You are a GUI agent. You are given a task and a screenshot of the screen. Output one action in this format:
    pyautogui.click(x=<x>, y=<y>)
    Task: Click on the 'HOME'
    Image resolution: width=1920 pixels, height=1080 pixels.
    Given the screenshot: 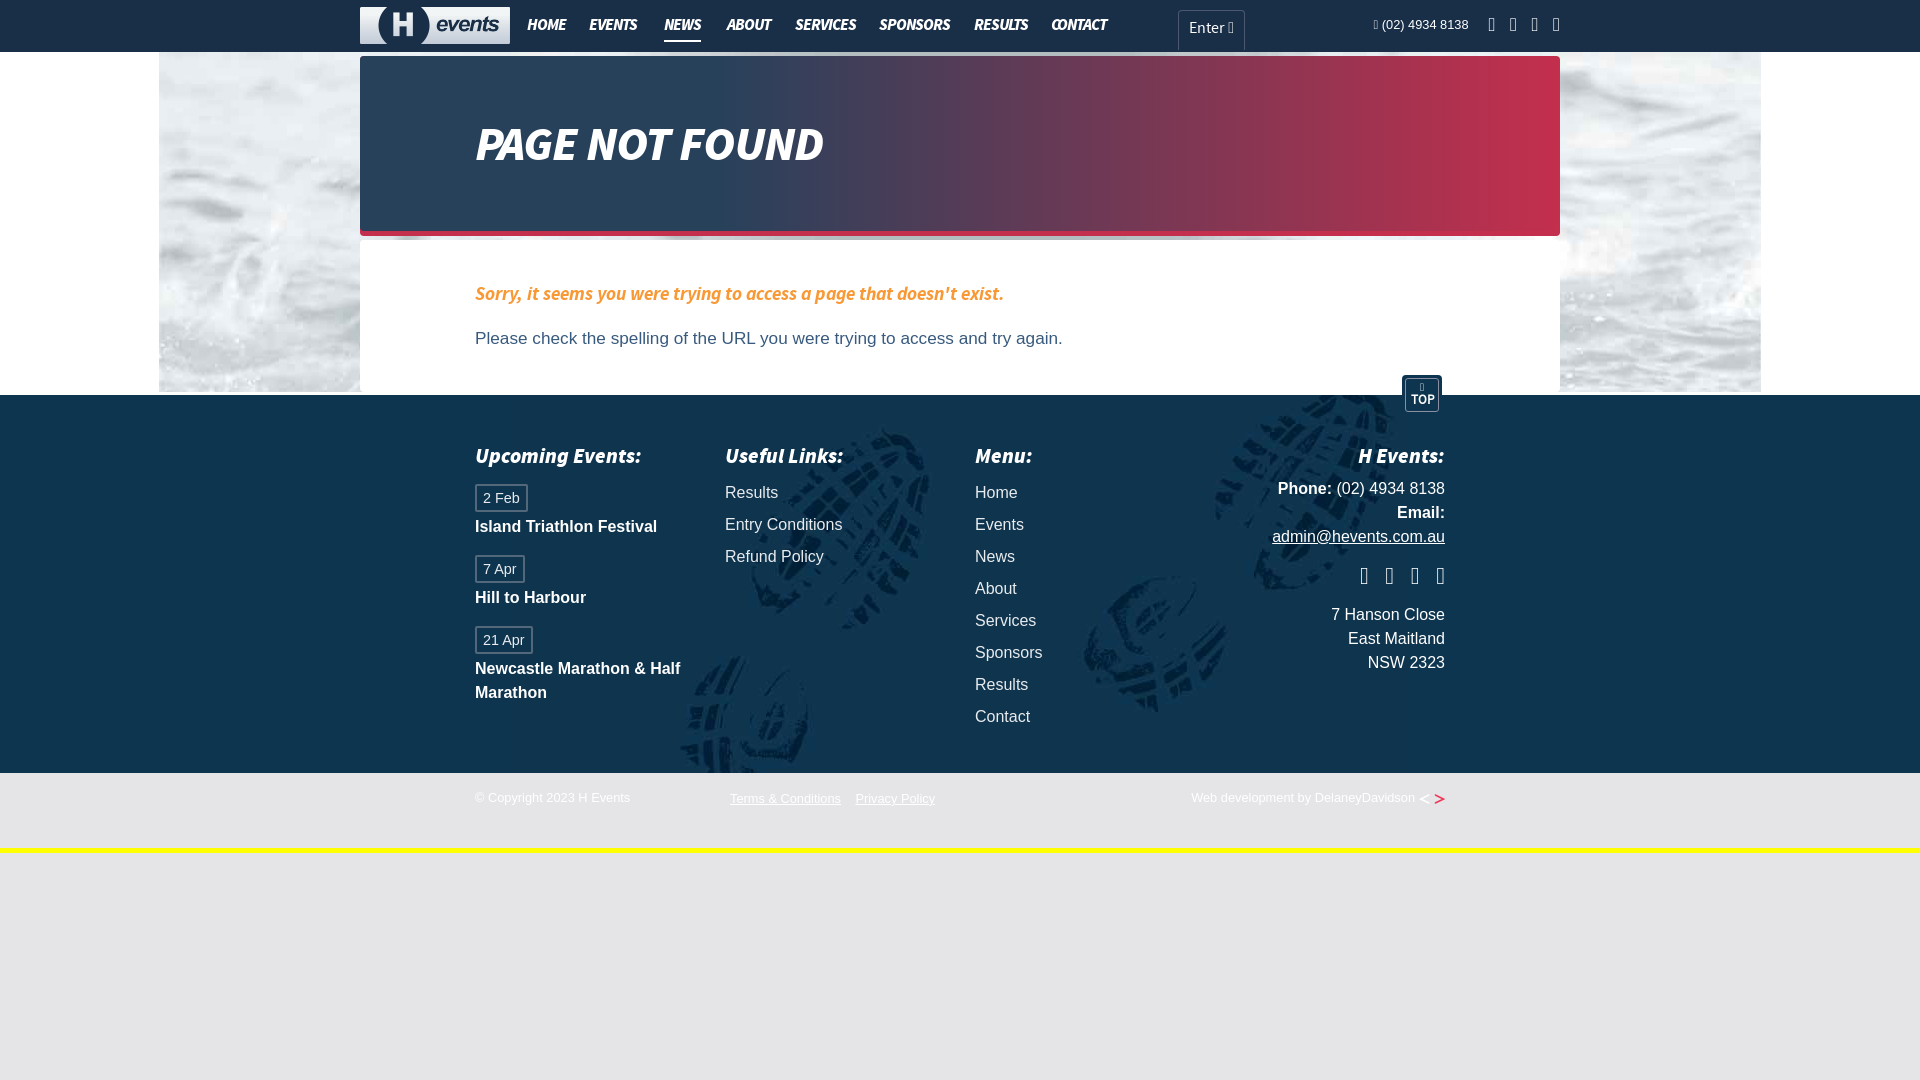 What is the action you would take?
    pyautogui.click(x=546, y=24)
    